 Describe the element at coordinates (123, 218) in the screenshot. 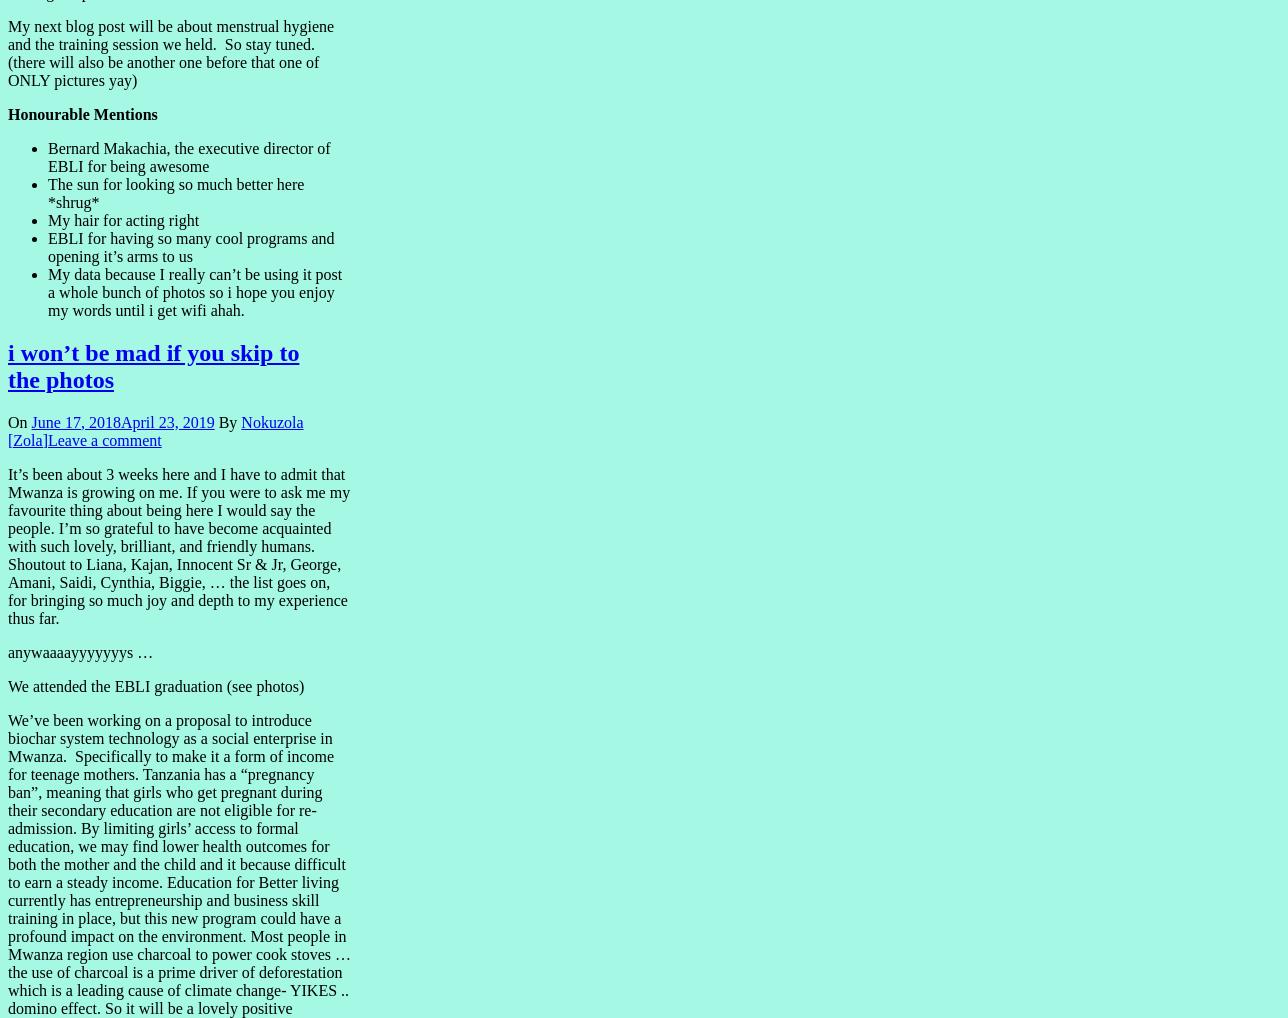

I see `'My hair for acting right'` at that location.